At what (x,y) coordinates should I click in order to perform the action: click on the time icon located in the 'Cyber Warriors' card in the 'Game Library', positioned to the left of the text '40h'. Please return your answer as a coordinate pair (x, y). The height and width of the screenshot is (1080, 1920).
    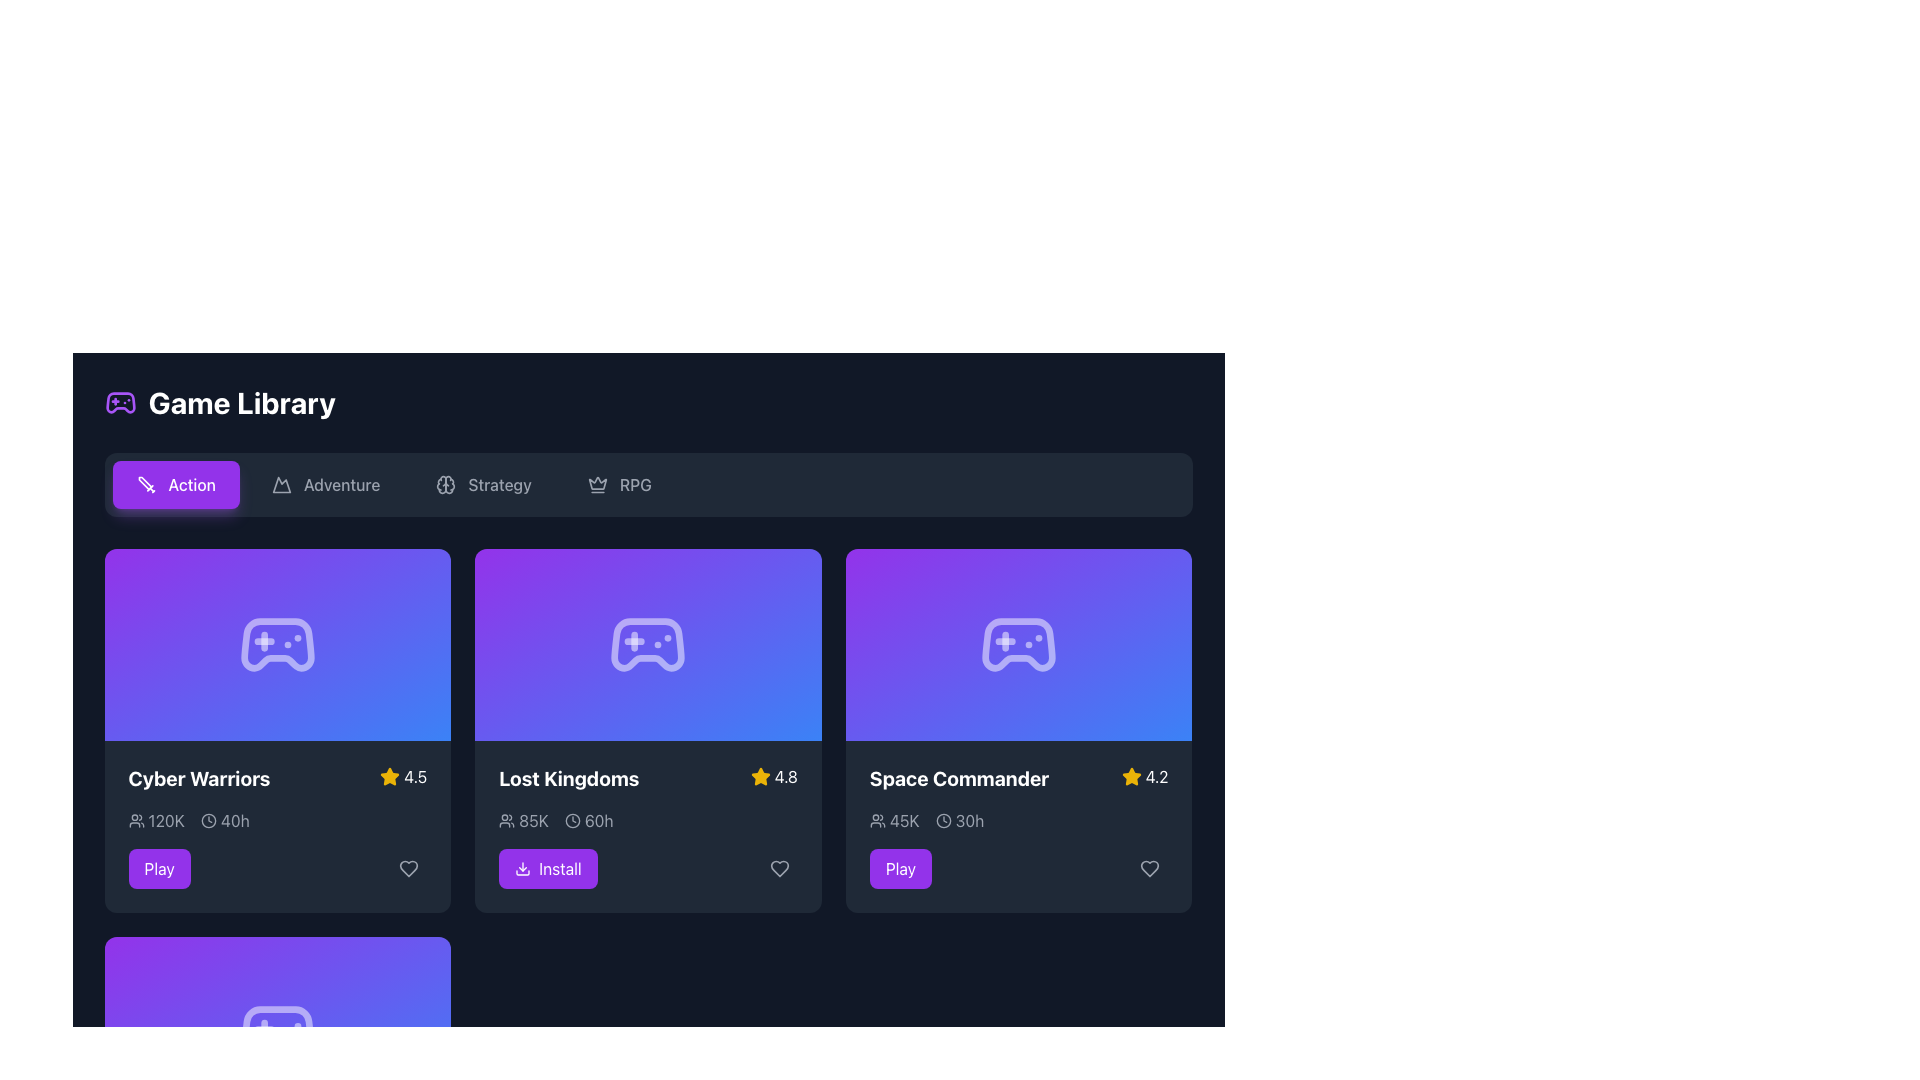
    Looking at the image, I should click on (208, 821).